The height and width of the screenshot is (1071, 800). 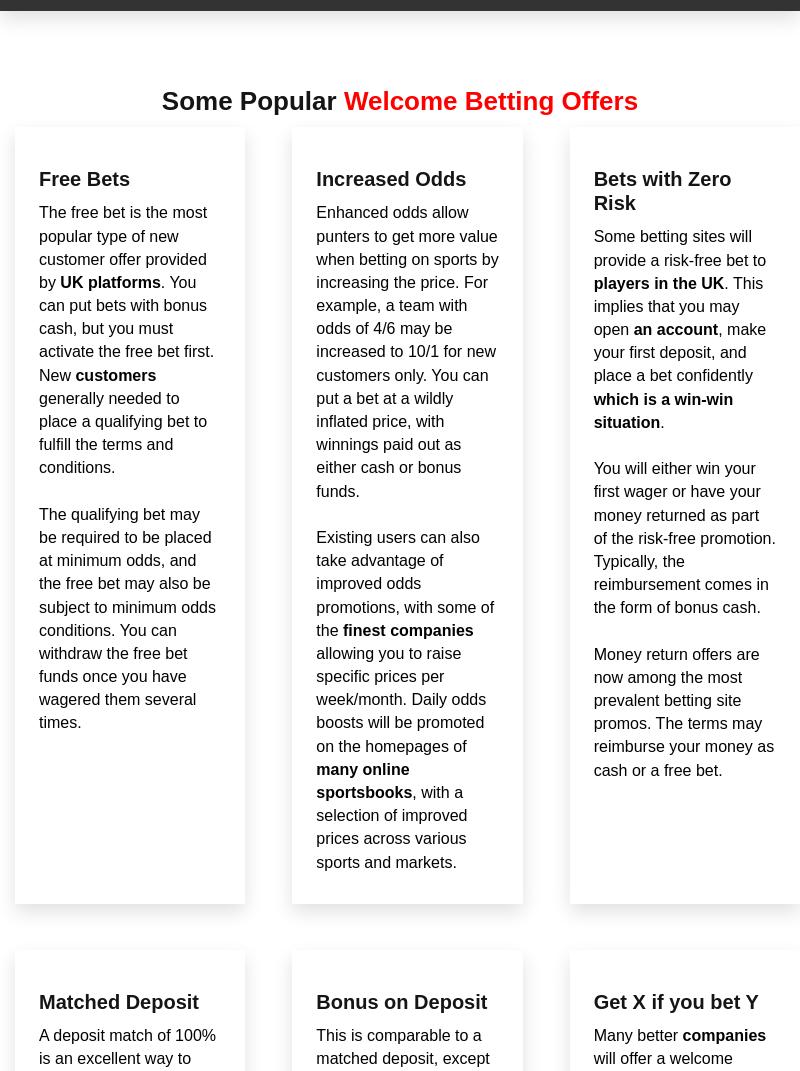 What do you see at coordinates (114, 373) in the screenshot?
I see `'customers'` at bounding box center [114, 373].